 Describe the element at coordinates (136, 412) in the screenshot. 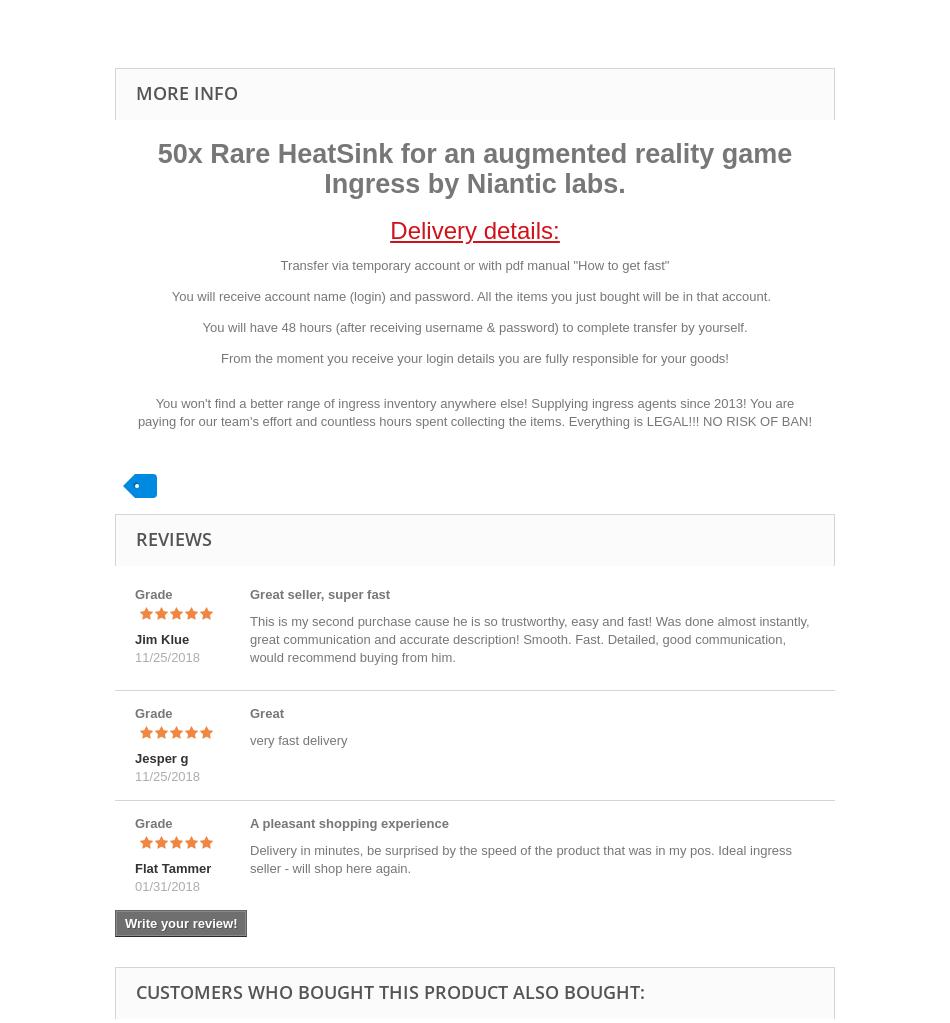

I see `'You won't find a better range of ingress inventory anywhere else! Supplying ingress agents since 2013! You are paying for our team's effort and countless hours spent collecting the items. Everything is LEGAL!!! NO RISK OF BAN!'` at that location.